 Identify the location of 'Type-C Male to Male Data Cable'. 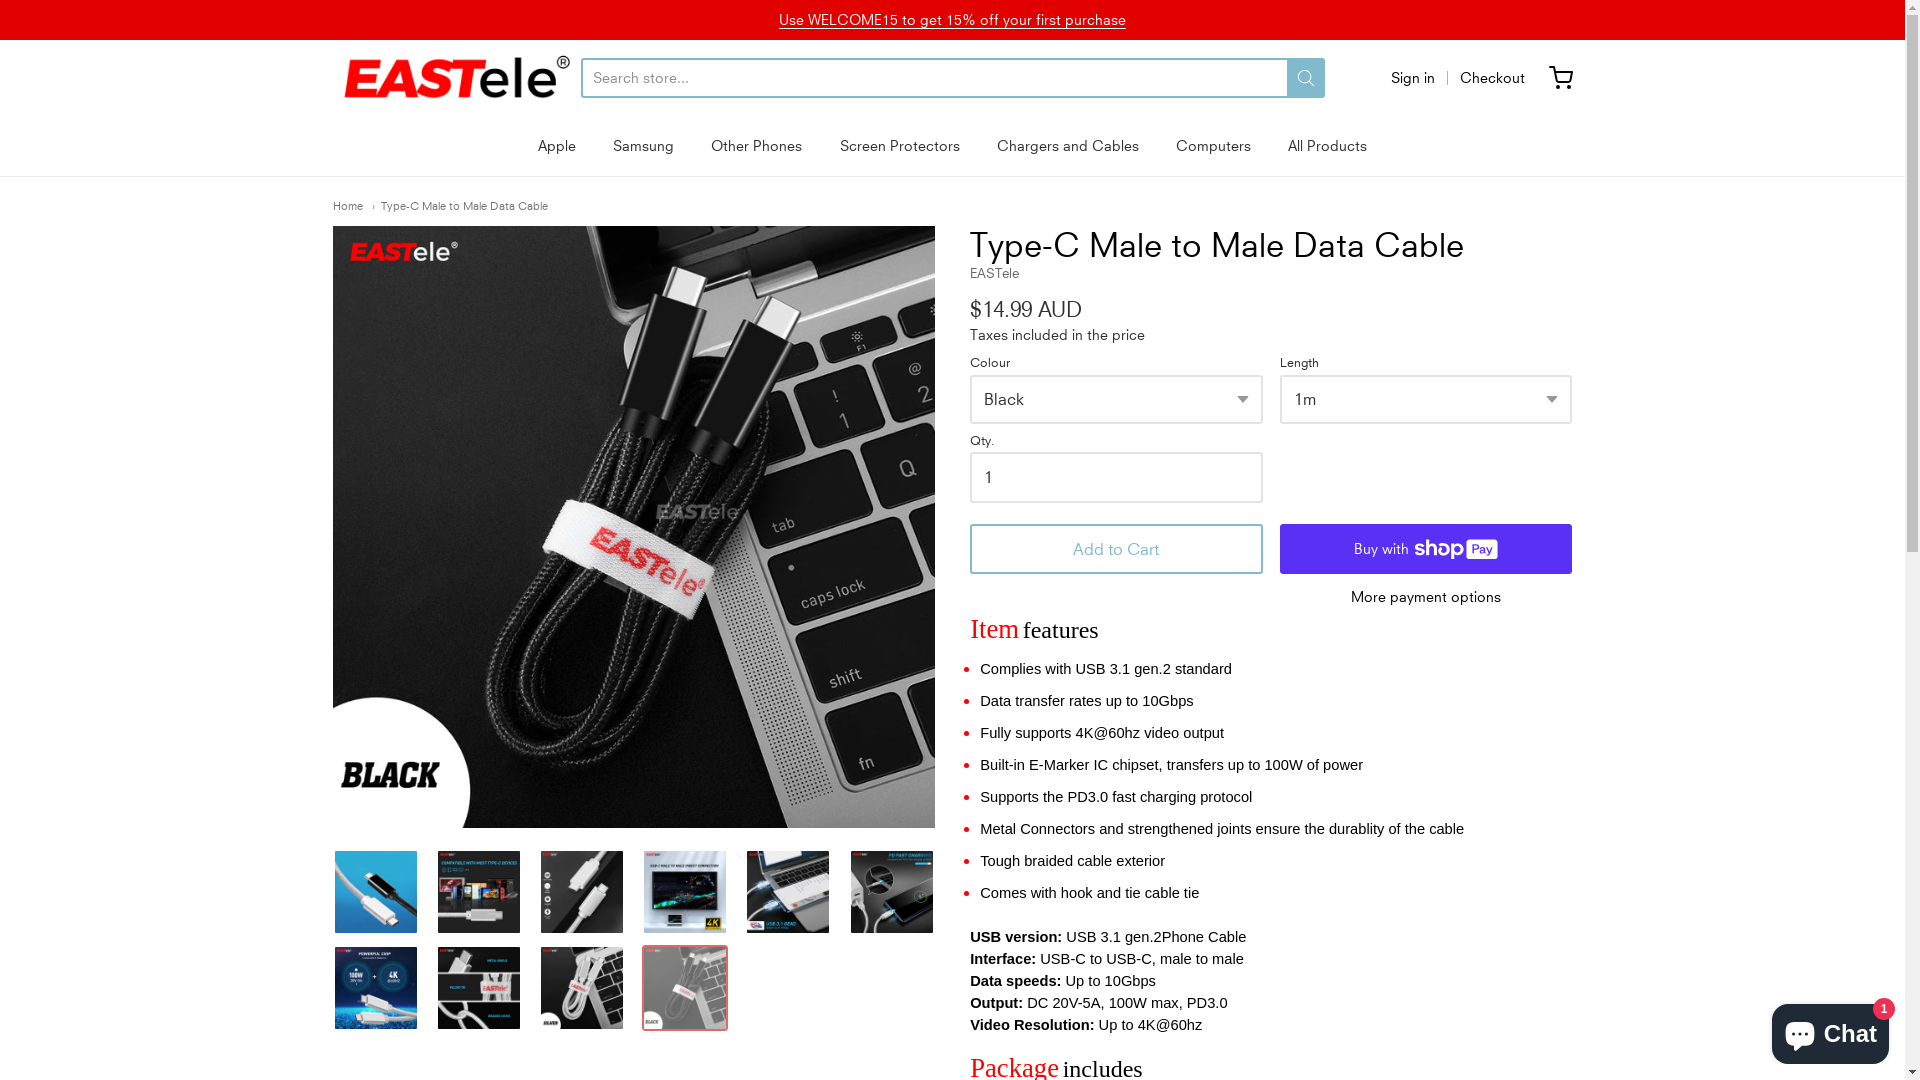
(372, 205).